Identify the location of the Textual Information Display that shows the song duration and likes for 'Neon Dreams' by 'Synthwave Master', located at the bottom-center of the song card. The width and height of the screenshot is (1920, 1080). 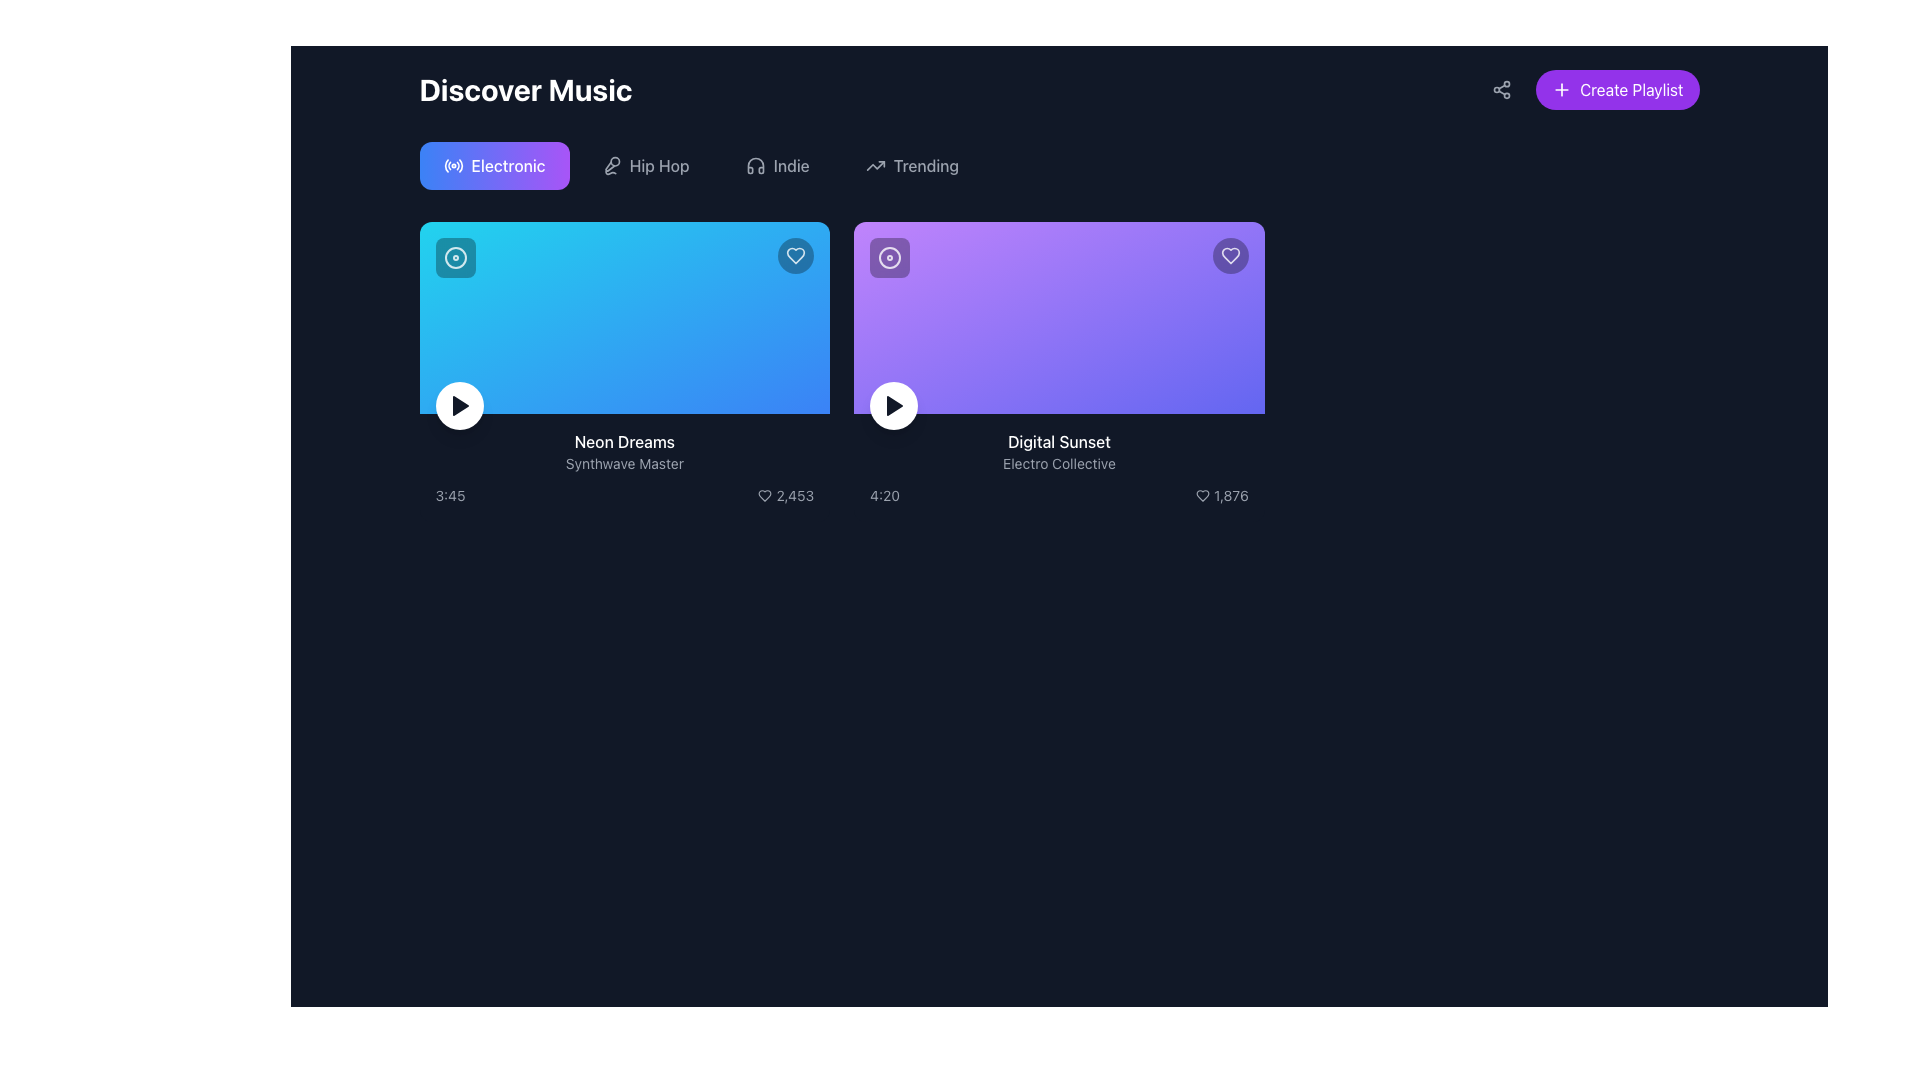
(623, 495).